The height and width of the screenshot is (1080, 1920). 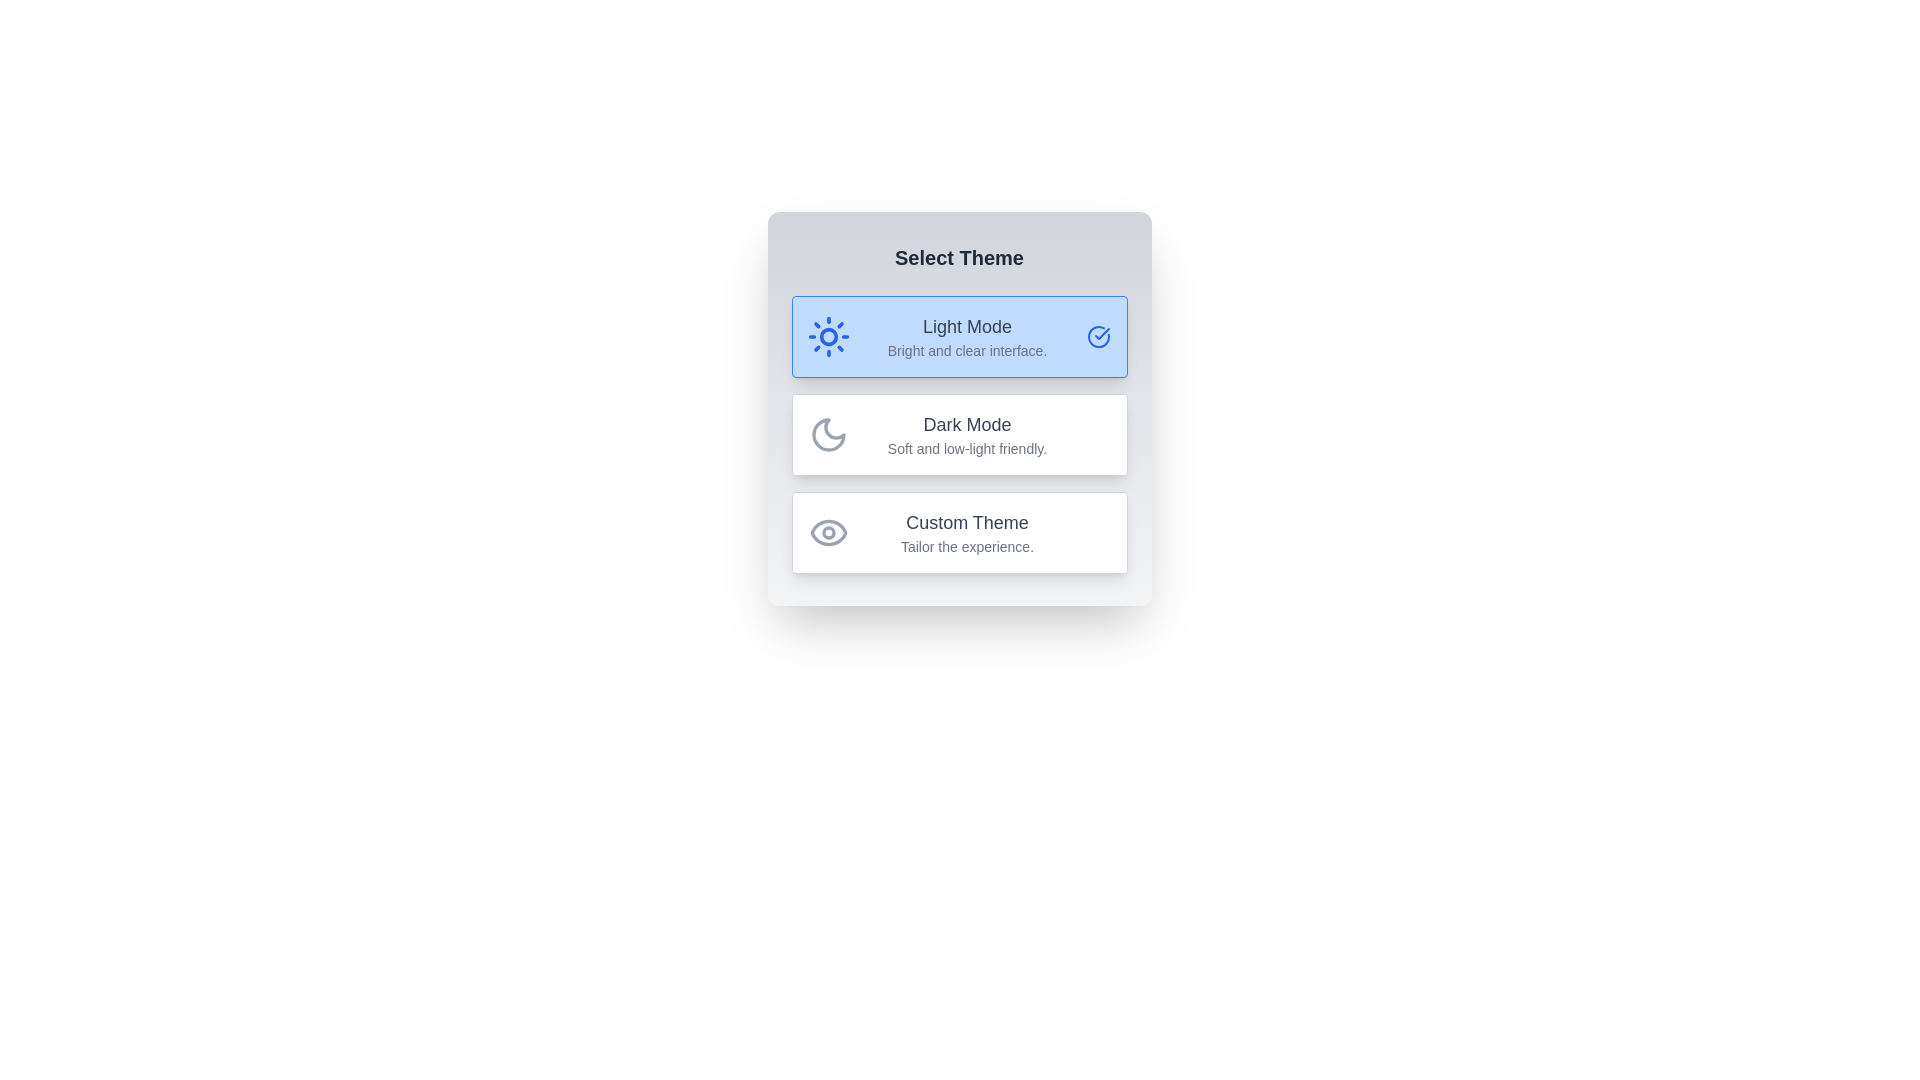 I want to click on the small circular shape representing the pupil of the eye-shaped icon in the 'Custom Theme' option card, so click(x=828, y=531).